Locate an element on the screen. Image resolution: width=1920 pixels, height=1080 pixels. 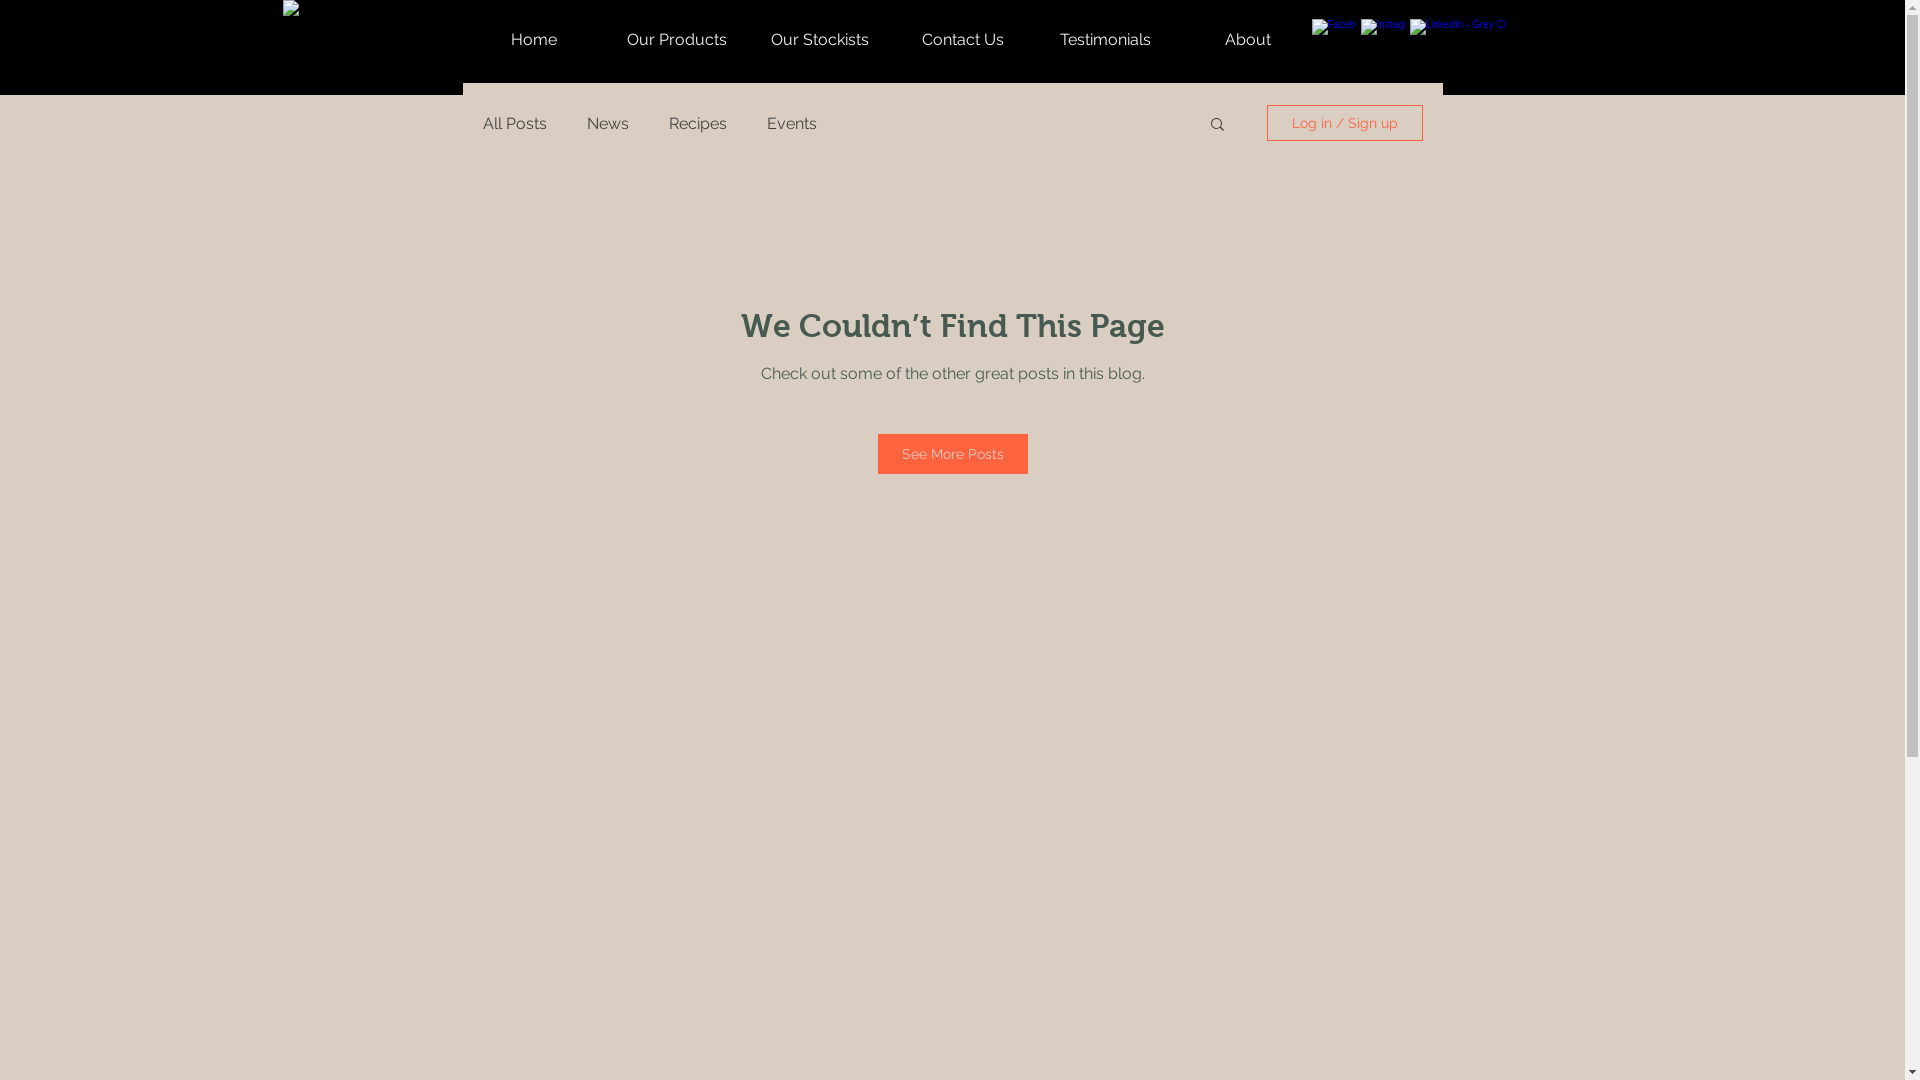
'Our Stockists' is located at coordinates (819, 39).